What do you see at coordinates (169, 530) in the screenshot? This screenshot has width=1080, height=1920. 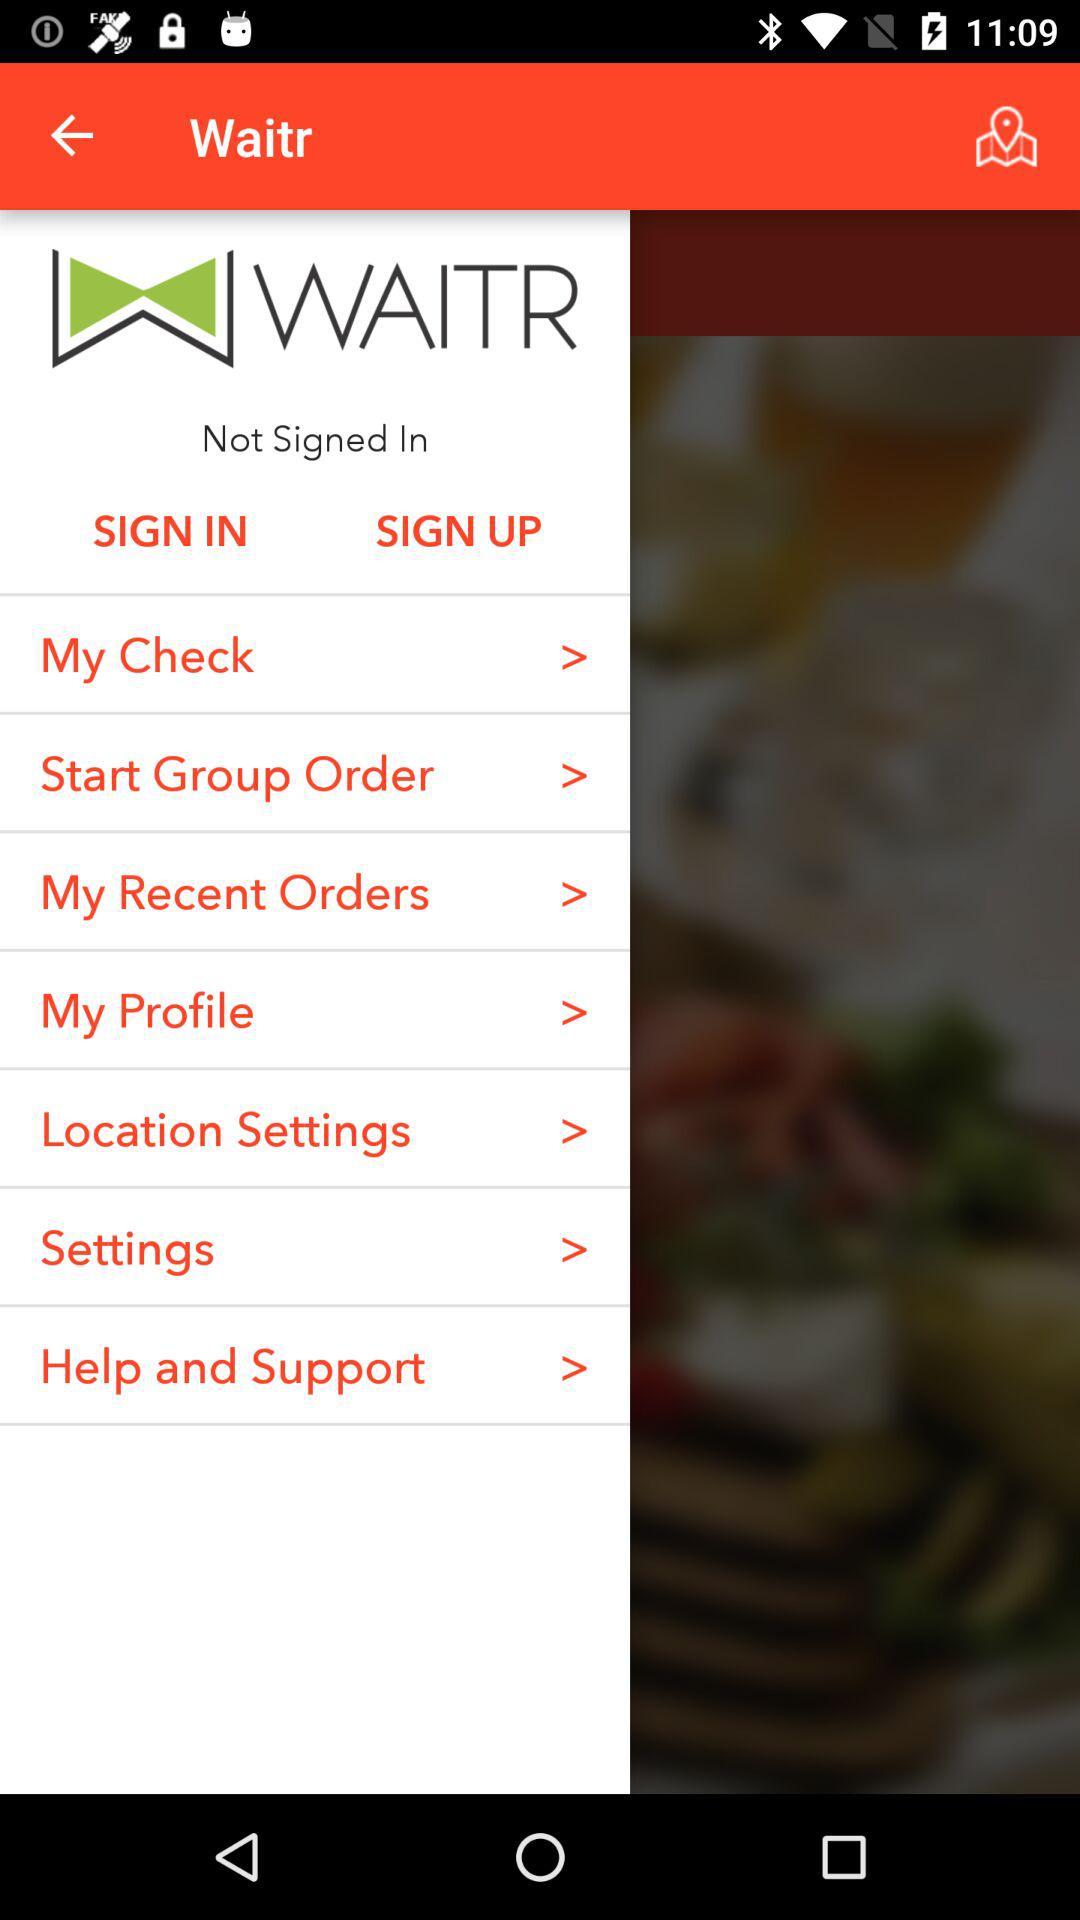 I see `item above my check` at bounding box center [169, 530].